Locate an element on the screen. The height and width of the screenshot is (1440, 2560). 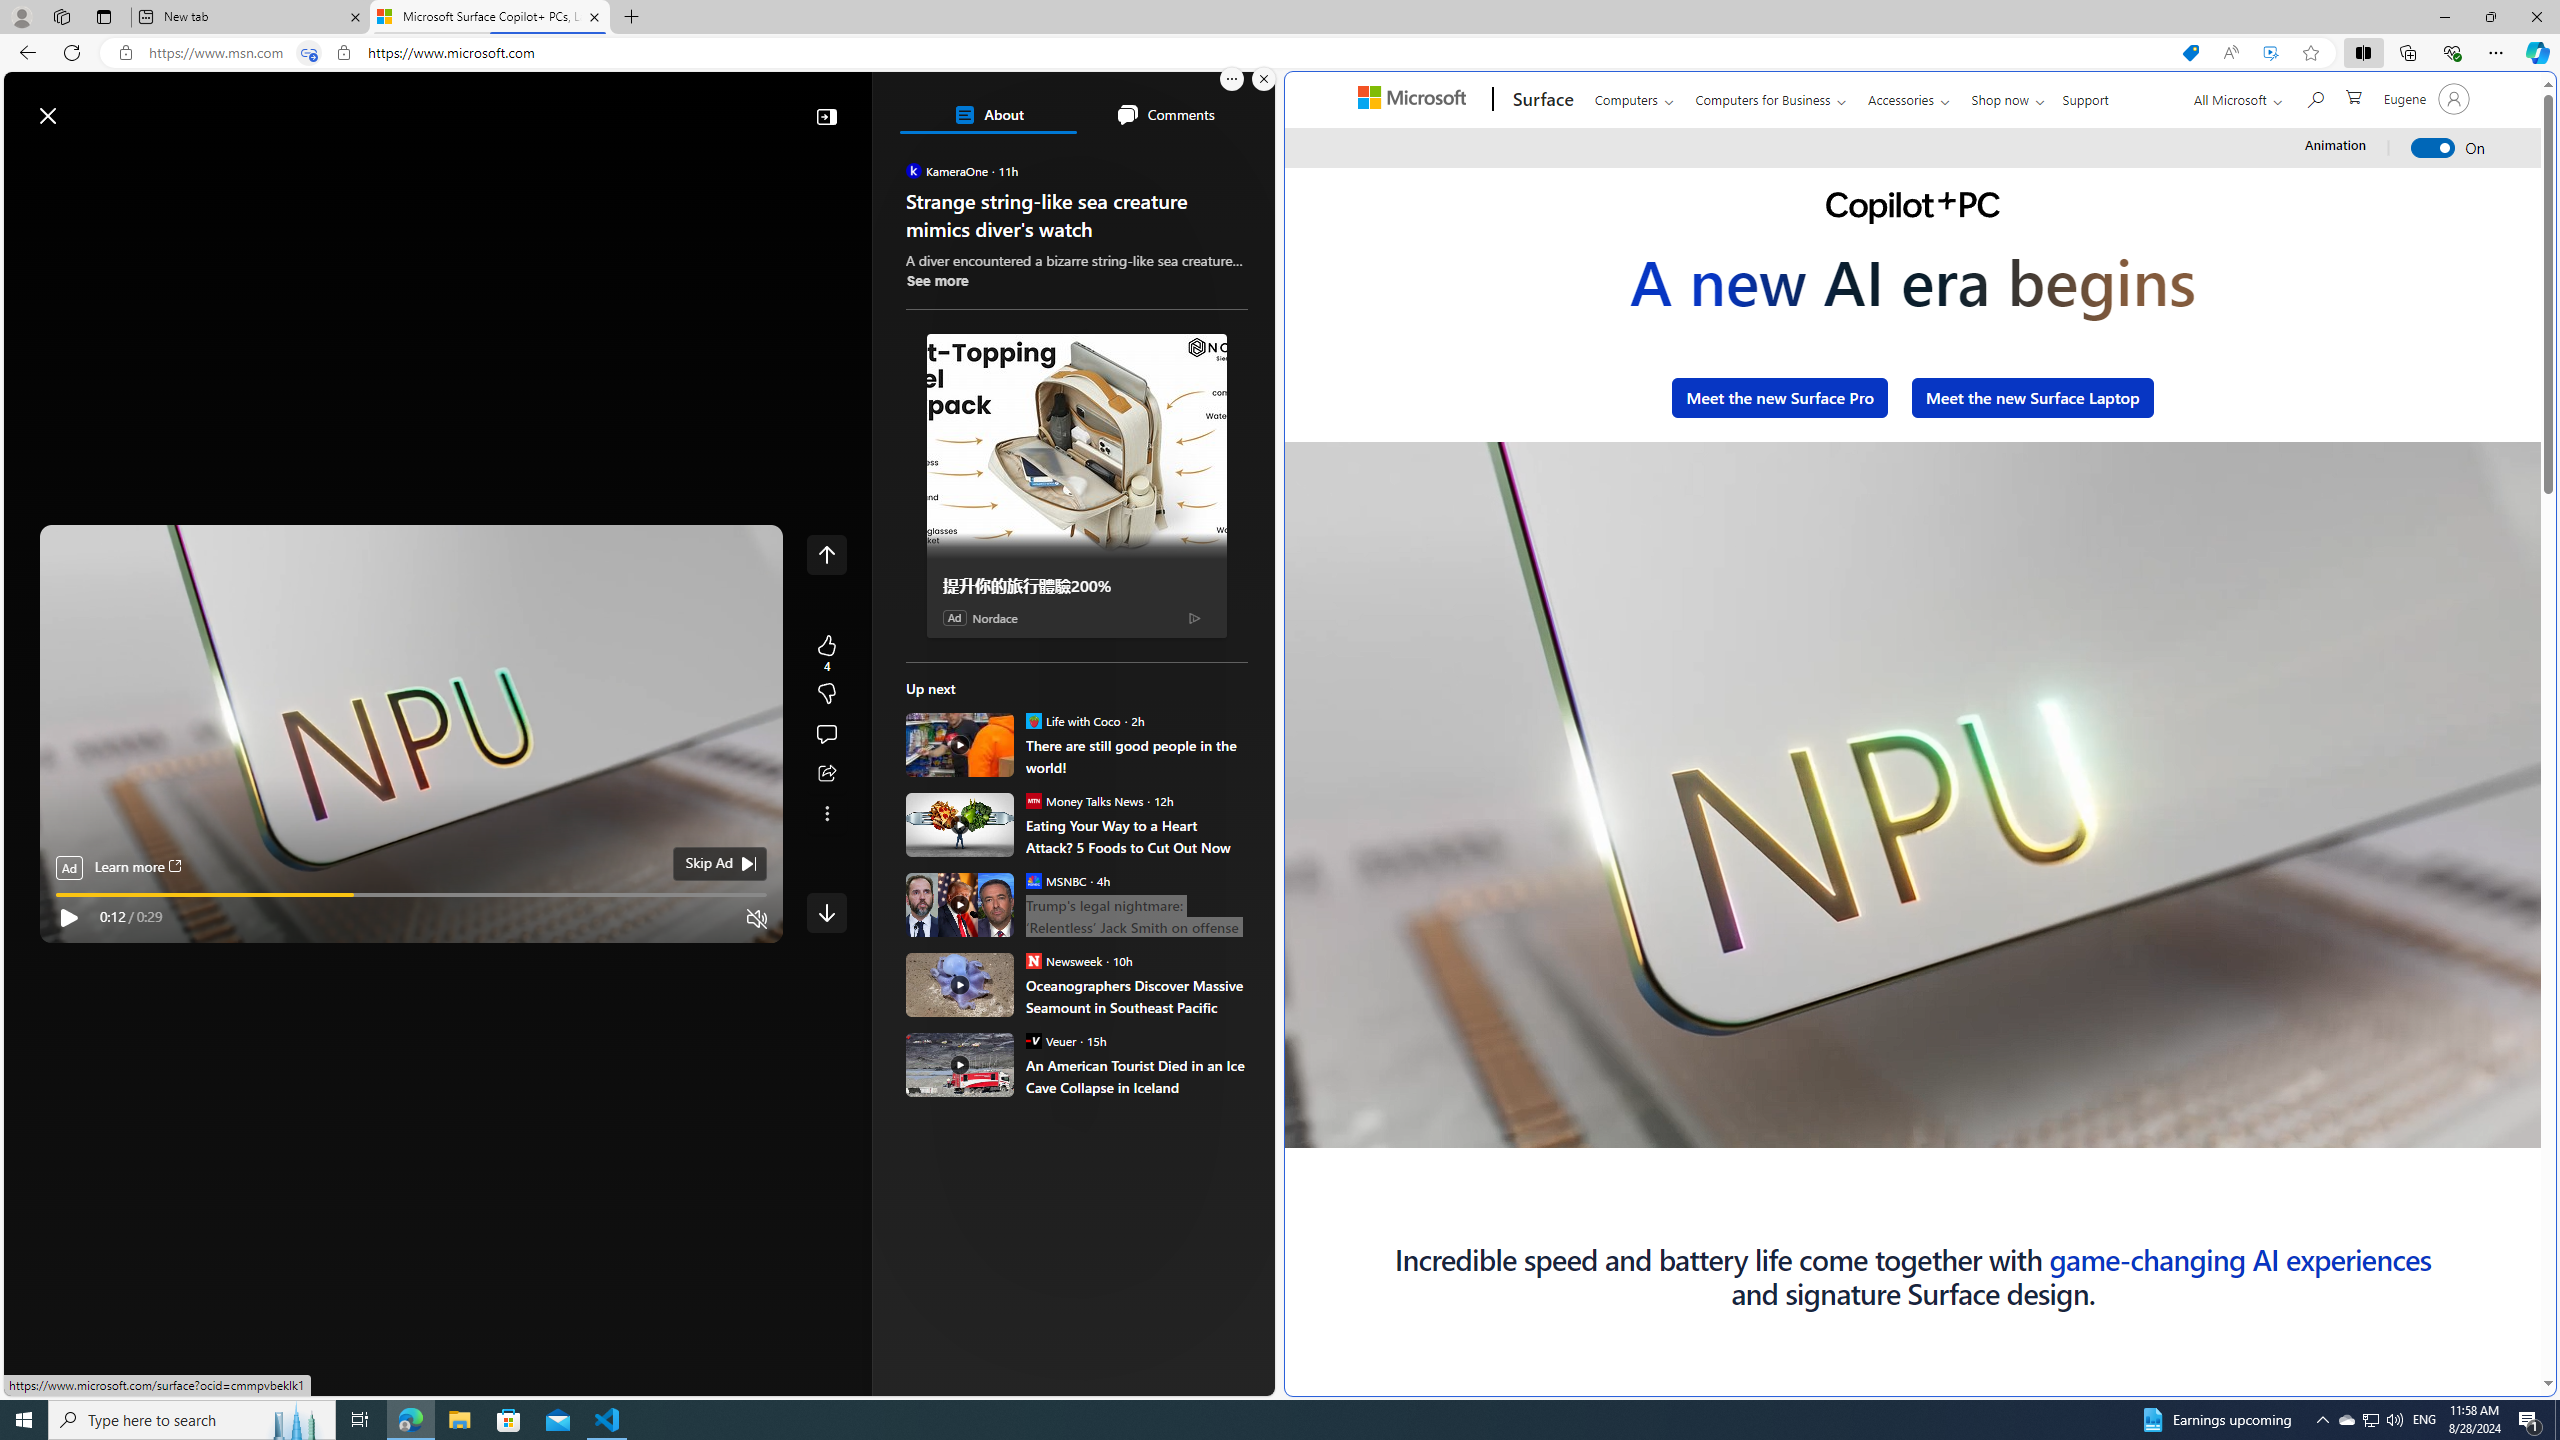
'Money Talks News' is located at coordinates (1031, 800).